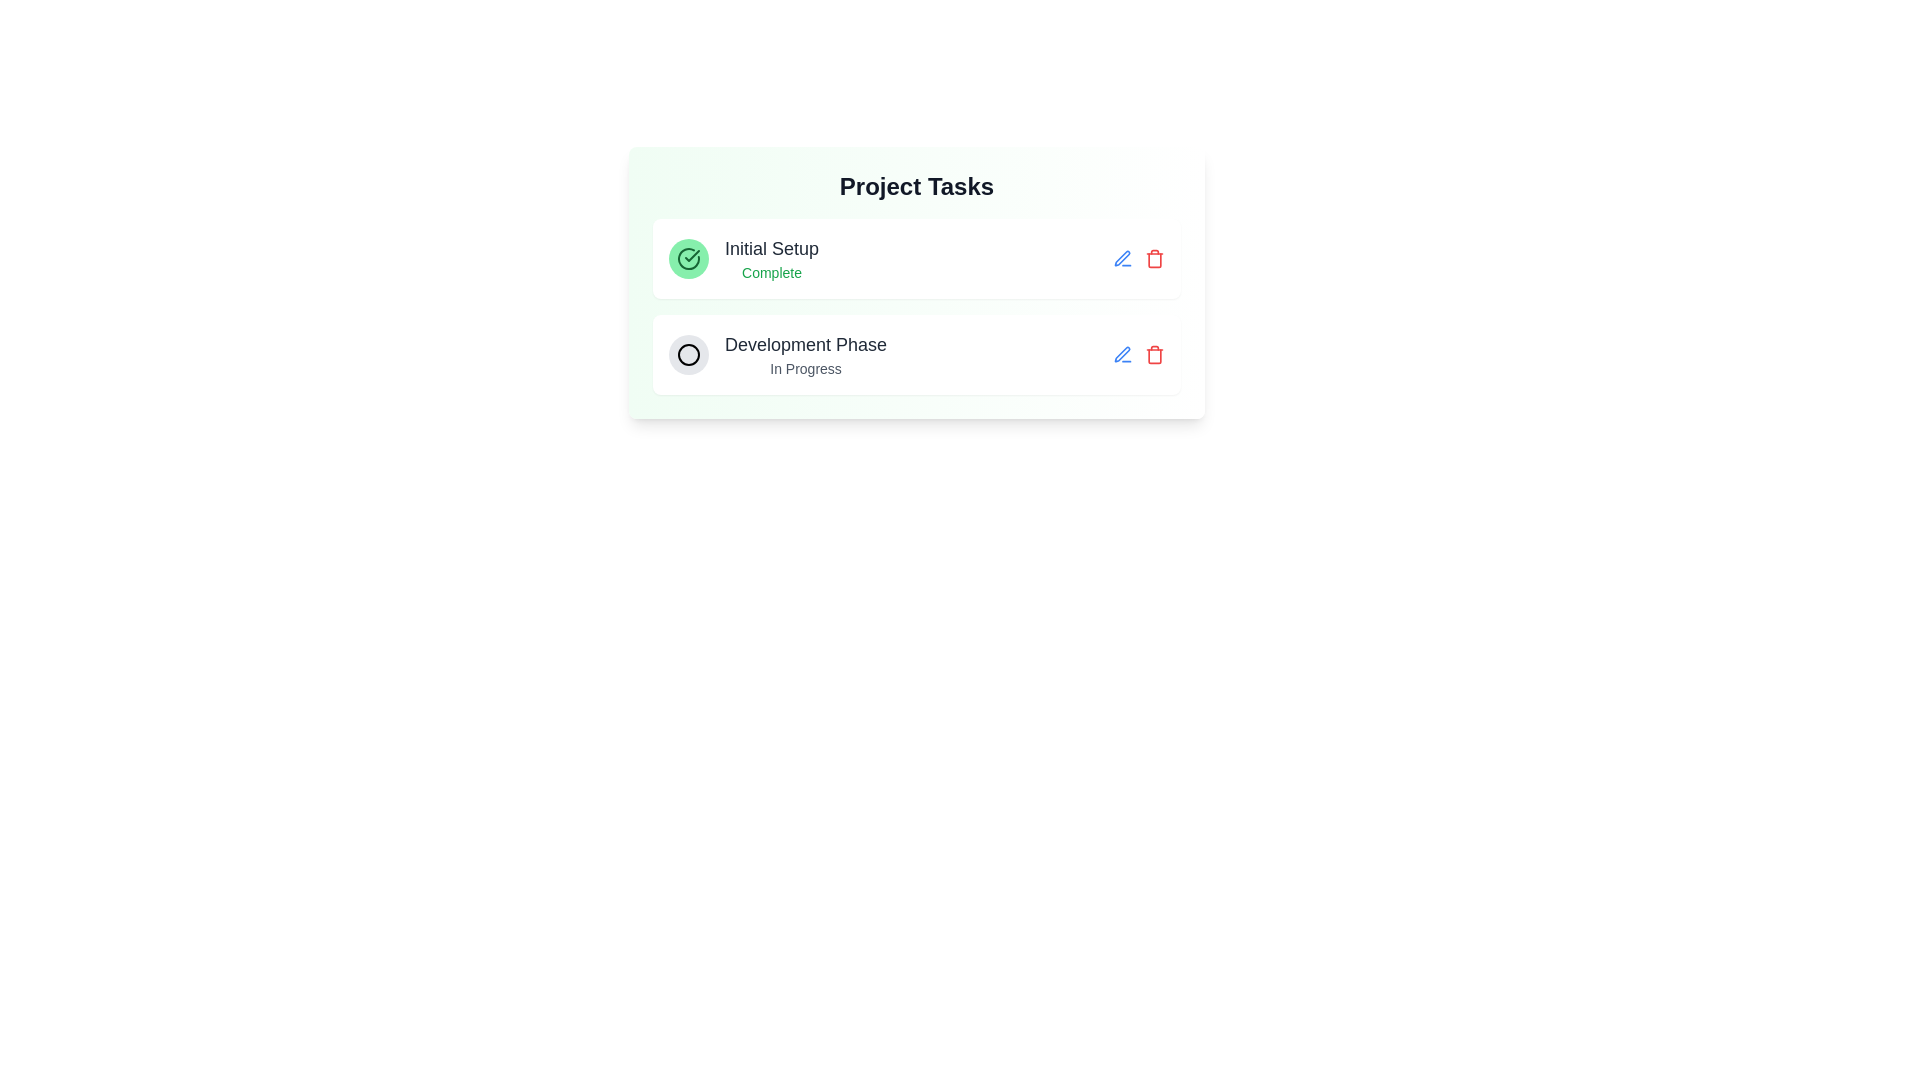  Describe the element at coordinates (771, 248) in the screenshot. I see `the 'Initial Setup' text label, which is styled in bold dark gray and located in the first row of a vertically arranged task list, to the right of a green circular checkmark icon` at that location.